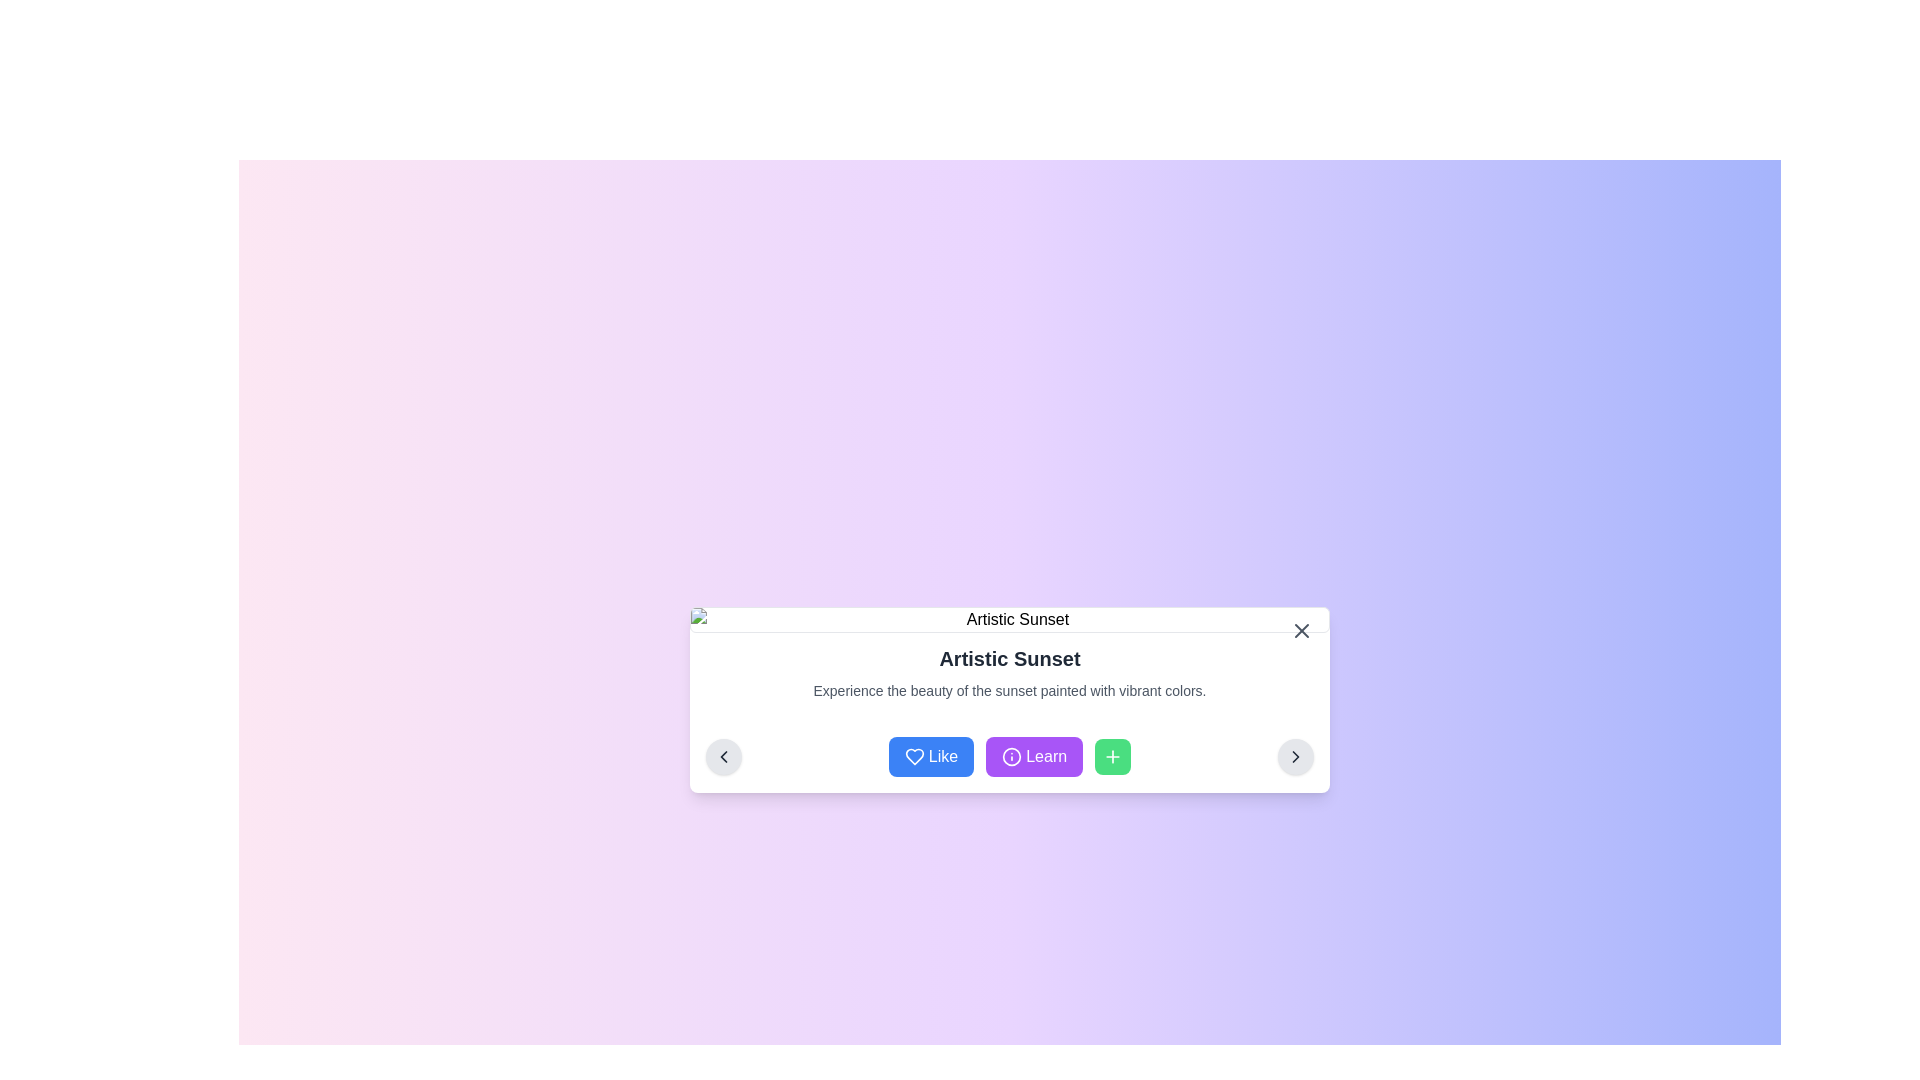 The height and width of the screenshot is (1080, 1920). What do you see at coordinates (1112, 756) in the screenshot?
I see `the green button with a white plus icon to observe the color change as it transitions from light green to darker green` at bounding box center [1112, 756].